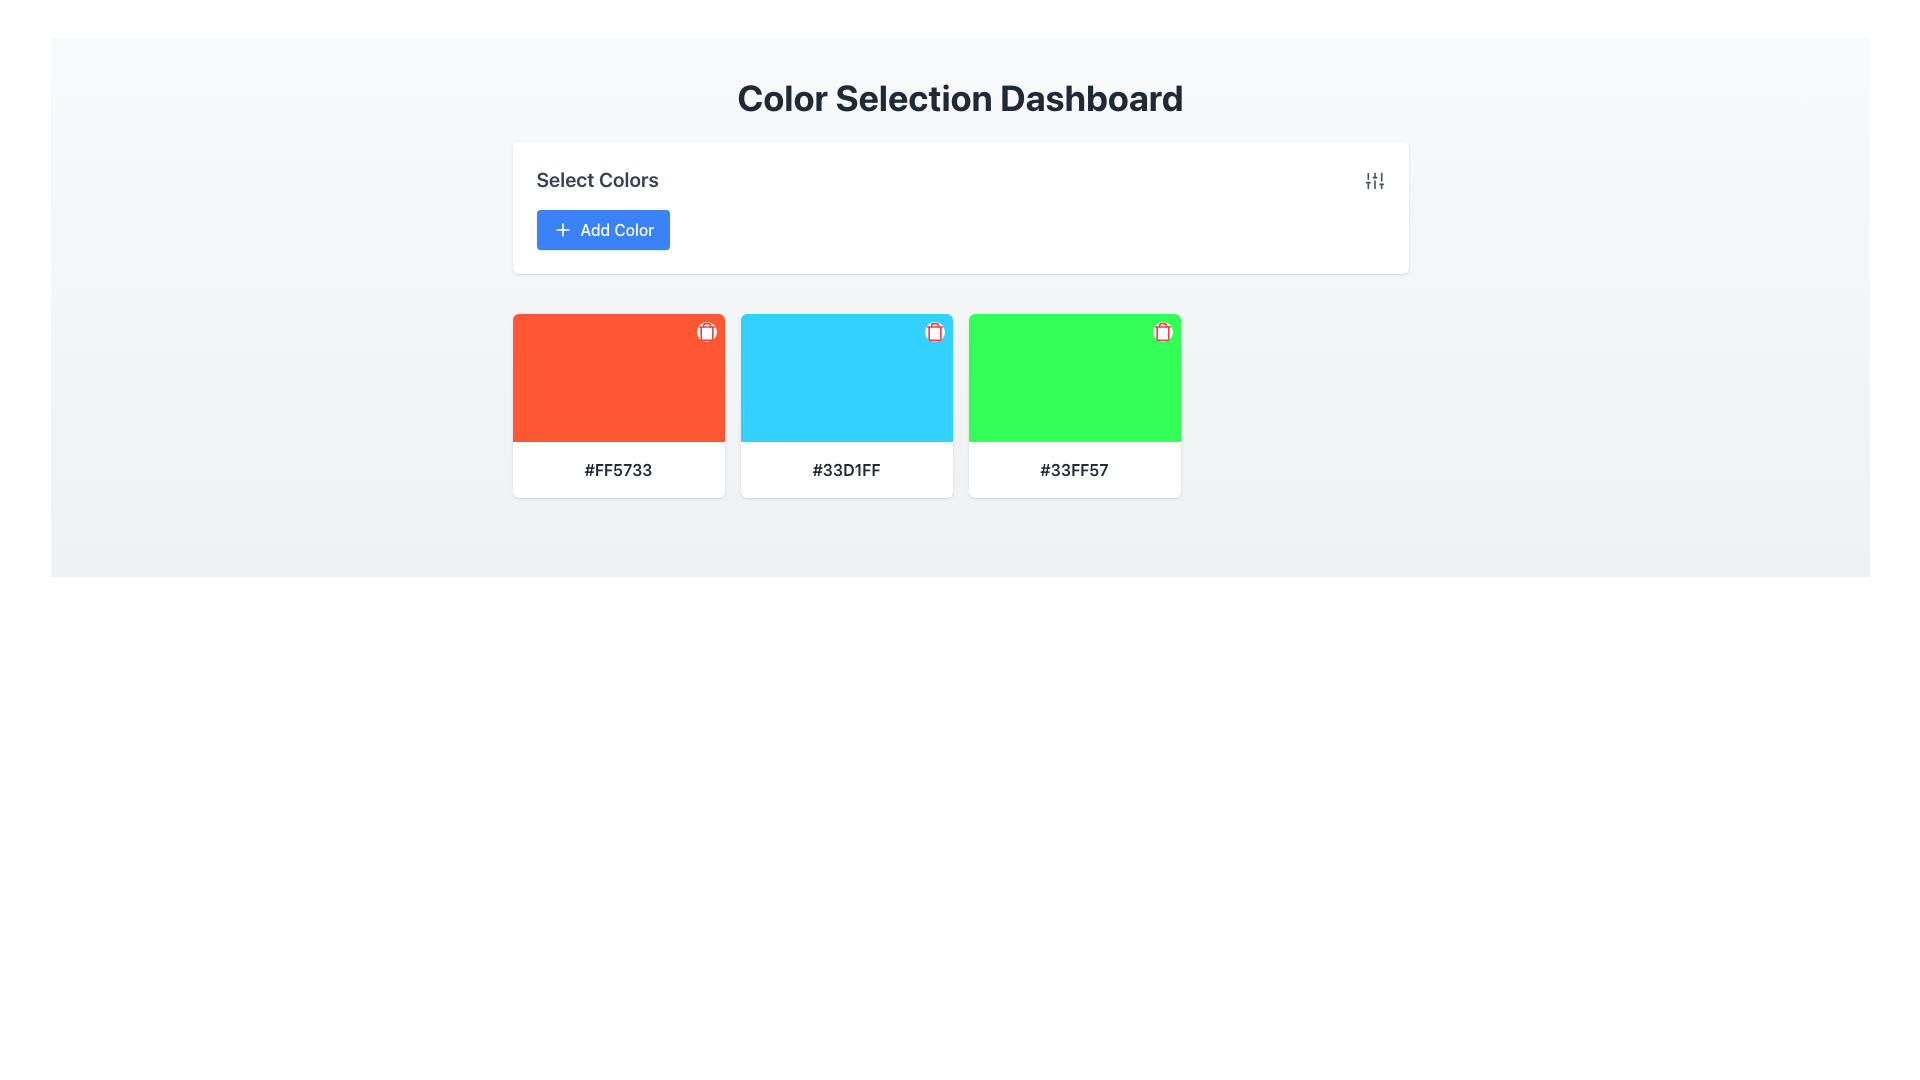 The height and width of the screenshot is (1080, 1920). Describe the element at coordinates (960, 405) in the screenshot. I see `the buttons on the color cards in the color selection grid located in the central area of the user interface, below the 'Select Colors' heading` at that location.